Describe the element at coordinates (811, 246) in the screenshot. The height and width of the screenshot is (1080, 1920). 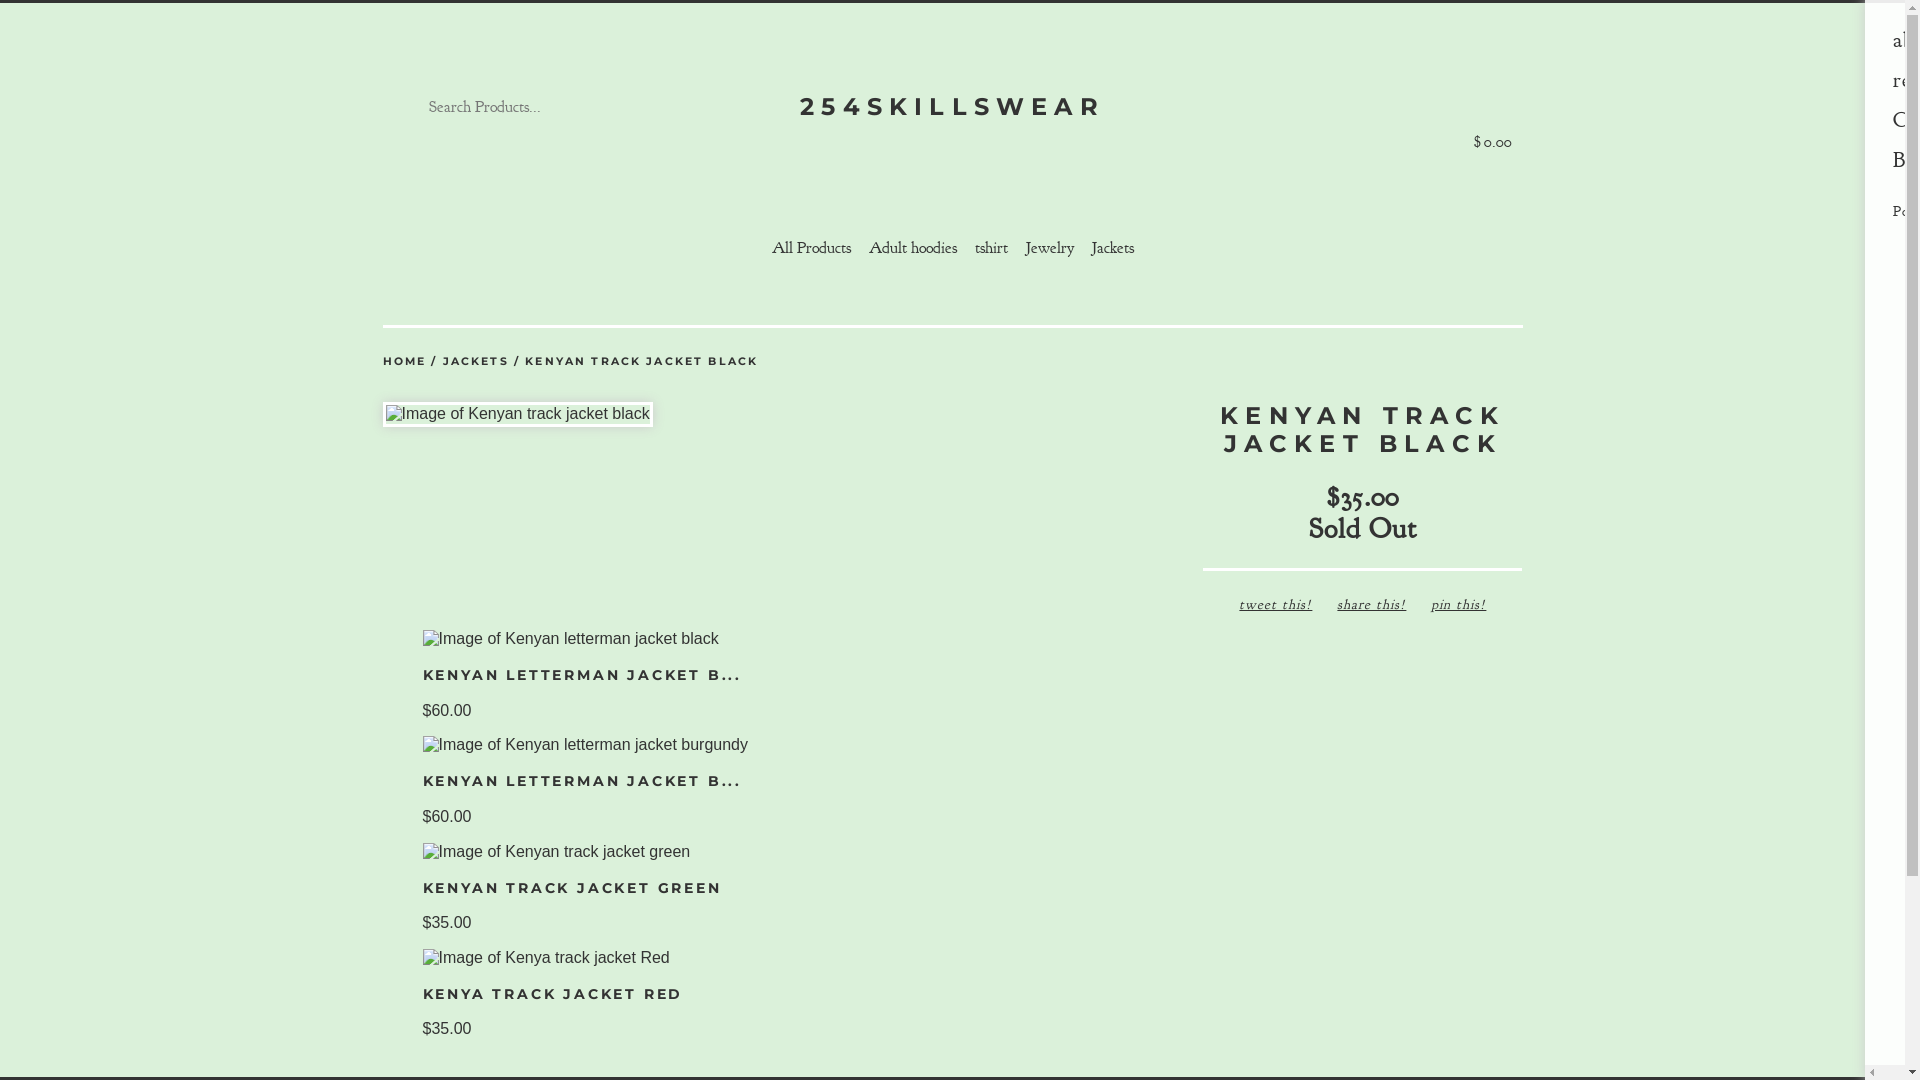
I see `'All Products'` at that location.